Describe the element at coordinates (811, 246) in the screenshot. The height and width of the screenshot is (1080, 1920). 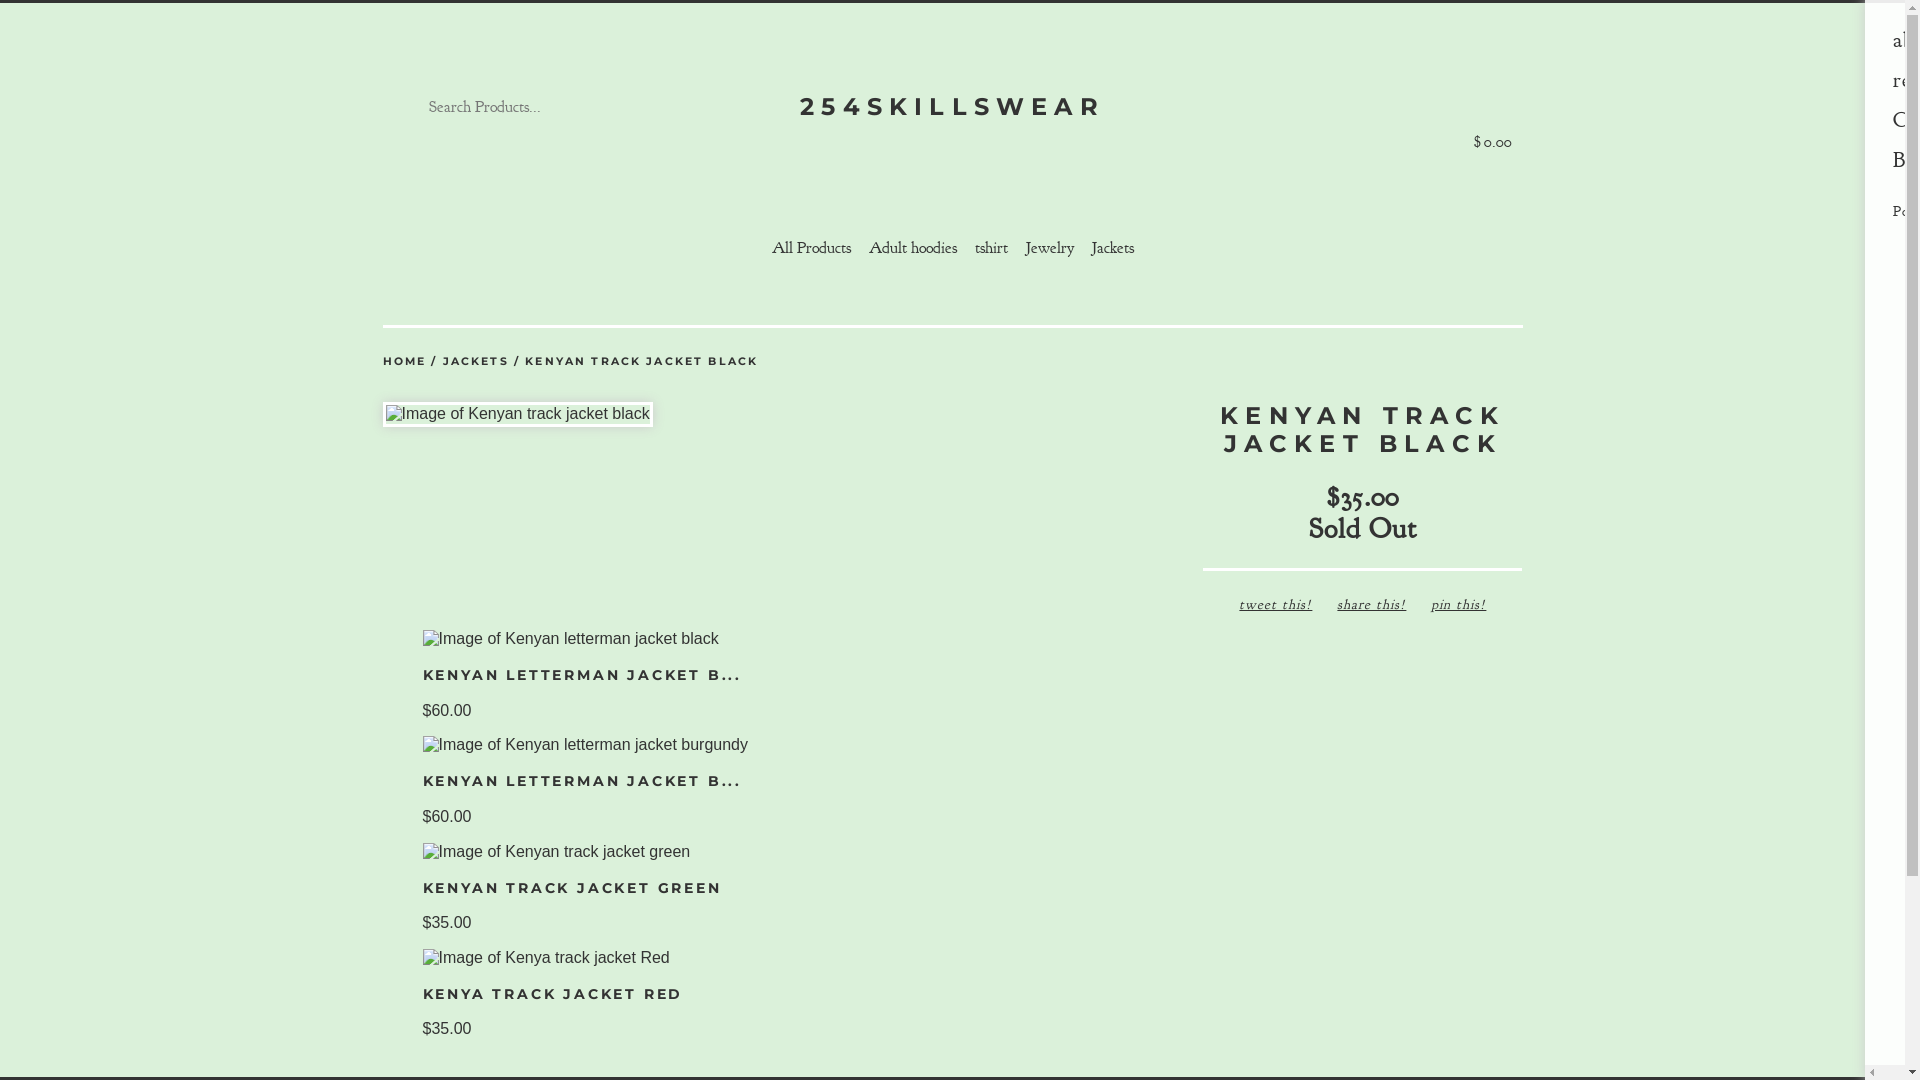
I see `'All Products'` at that location.